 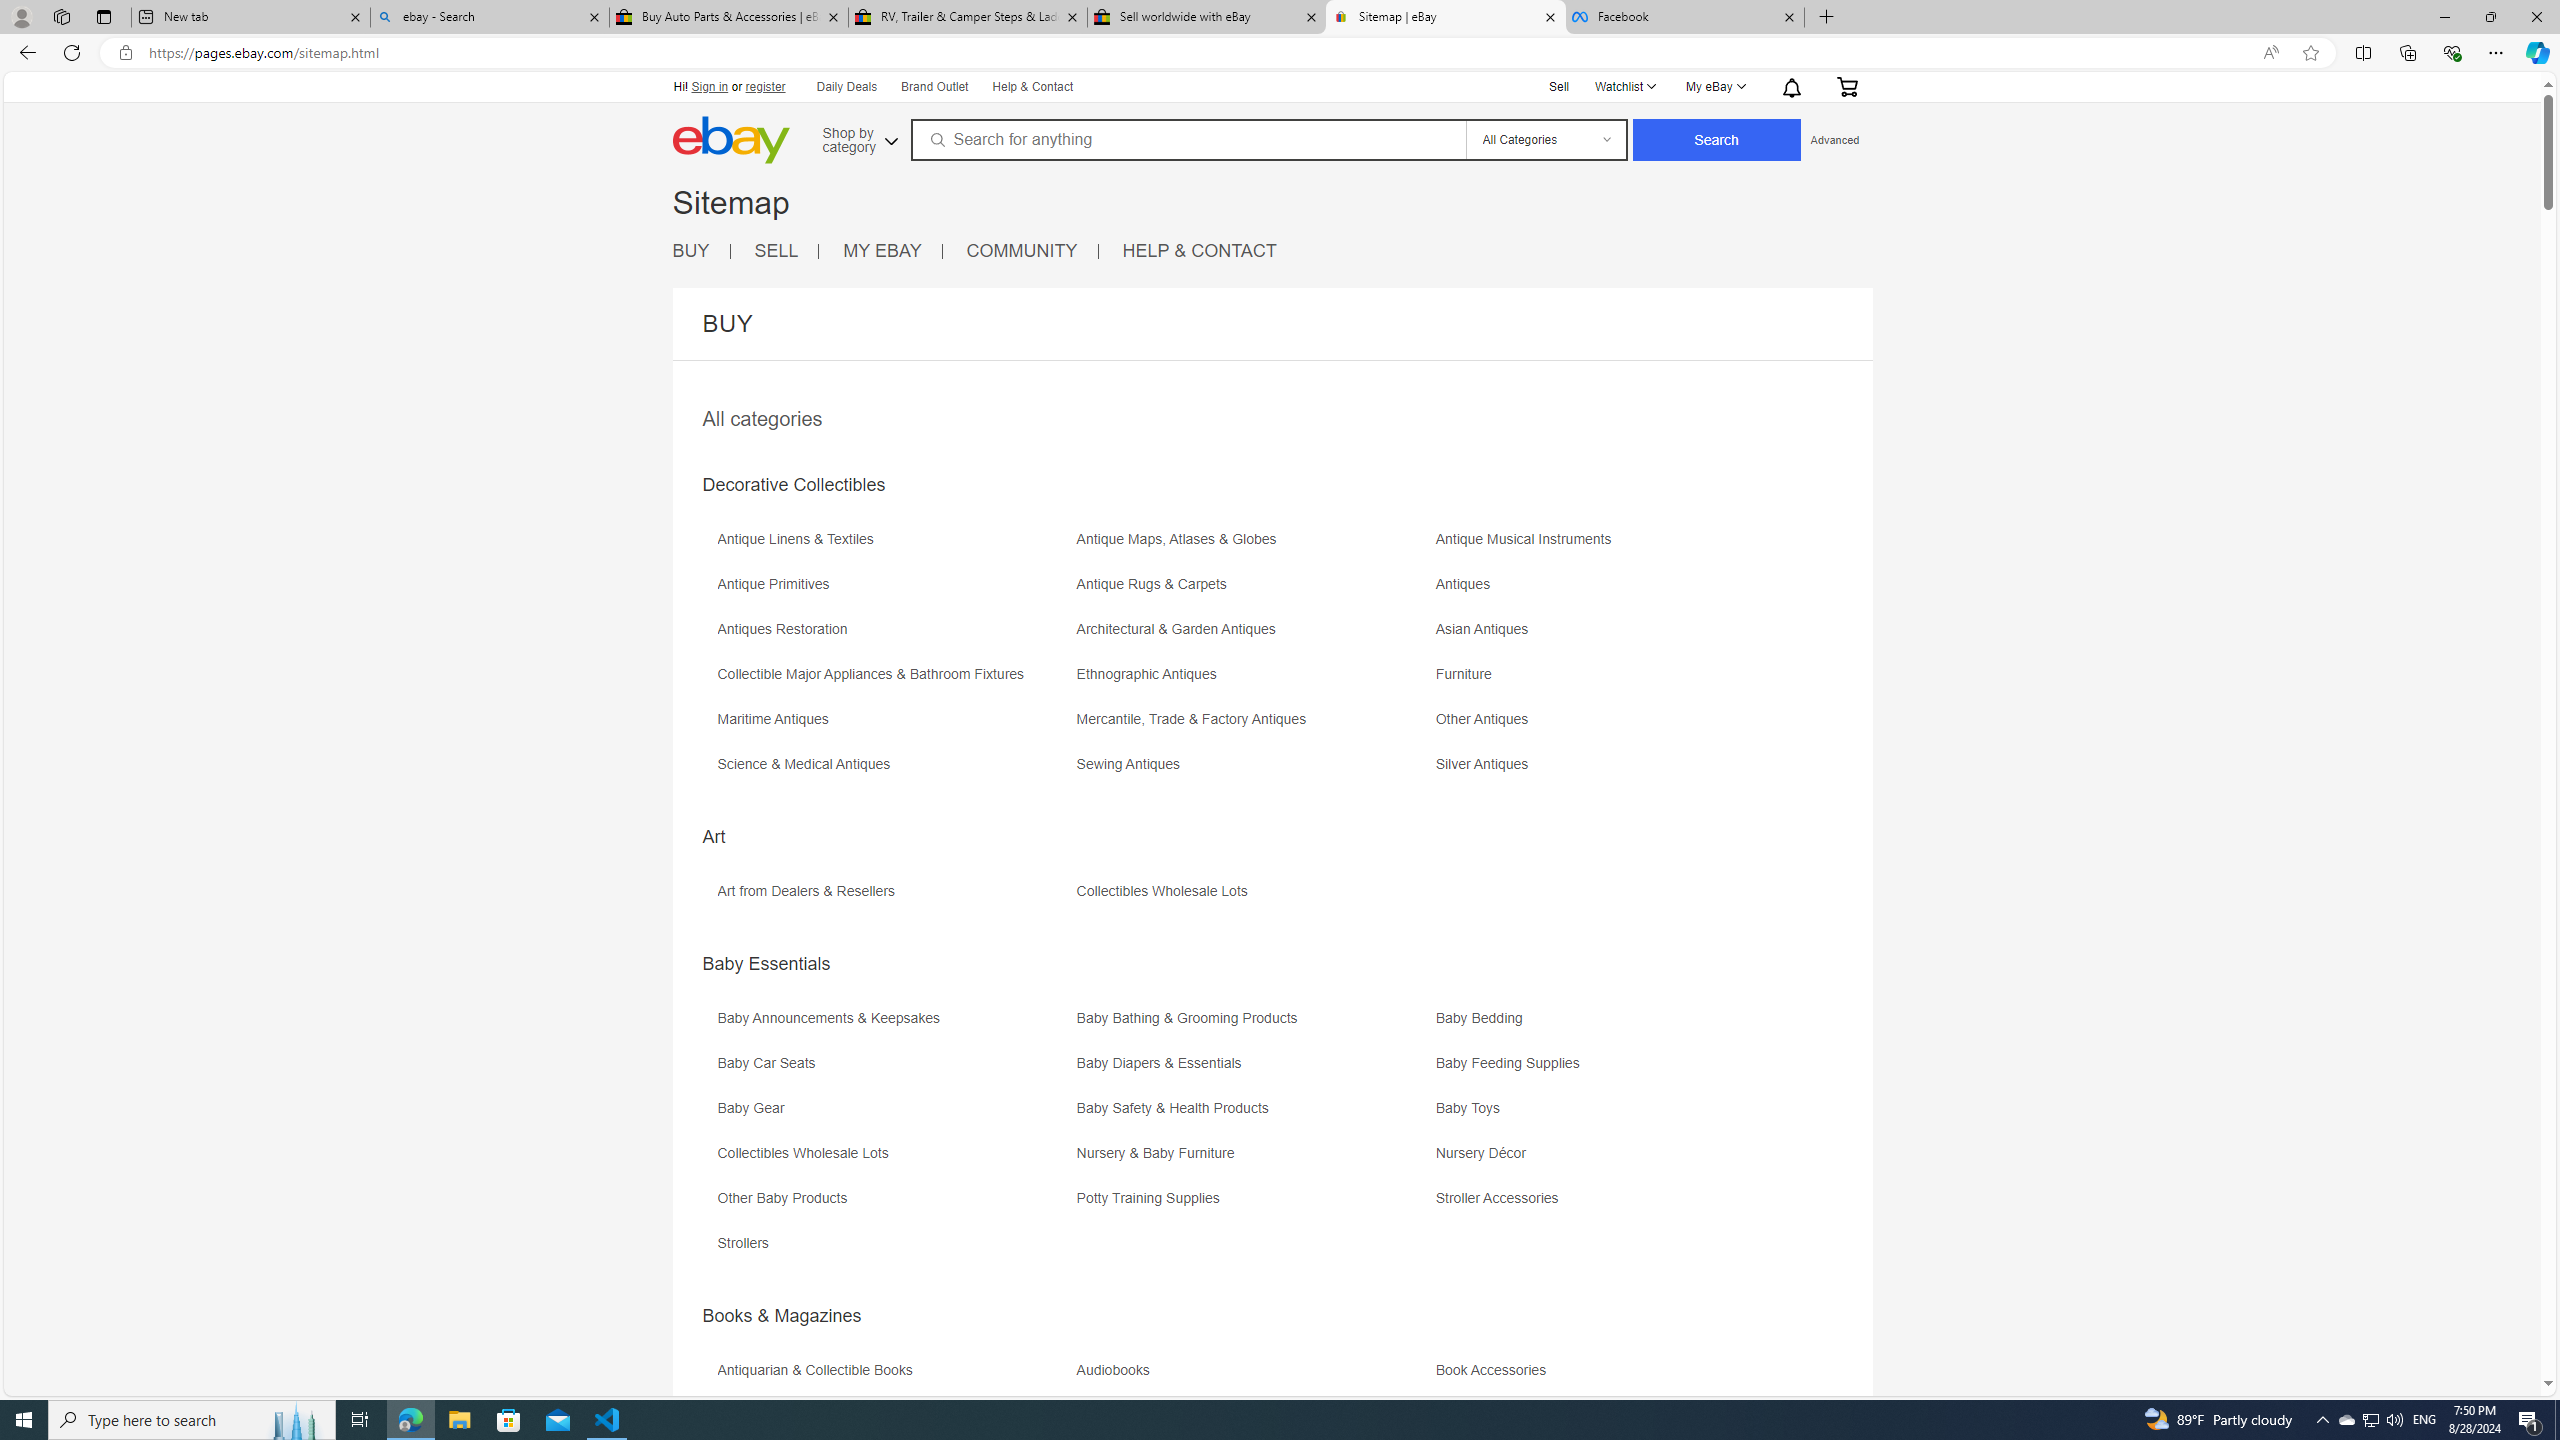 I want to click on 'Read aloud this page (Ctrl+Shift+U)', so click(x=2270, y=53).